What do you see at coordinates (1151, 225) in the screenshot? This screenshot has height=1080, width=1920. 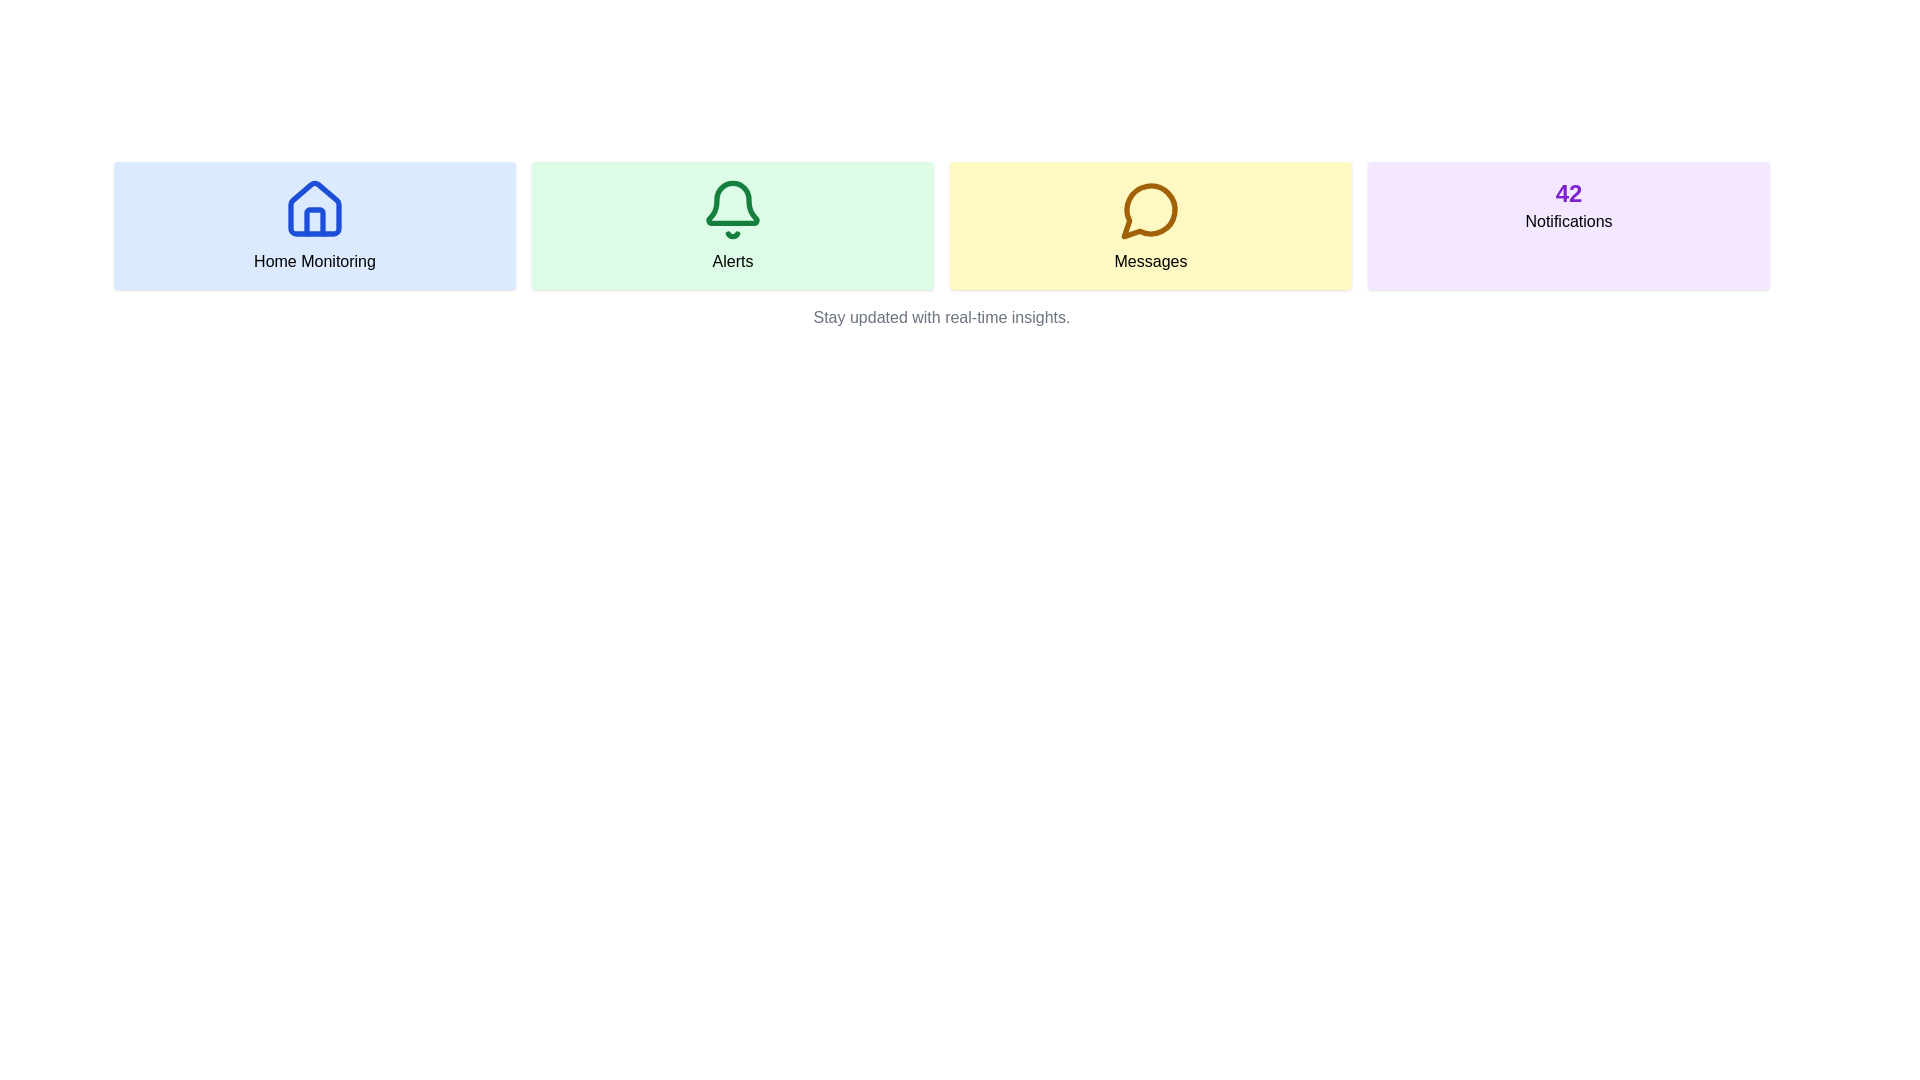 I see `the 'Messages' navigation tile, which is a rectangular box with a soft yellow background containing a brown chat bubble icon and the text 'Messages' below it` at bounding box center [1151, 225].